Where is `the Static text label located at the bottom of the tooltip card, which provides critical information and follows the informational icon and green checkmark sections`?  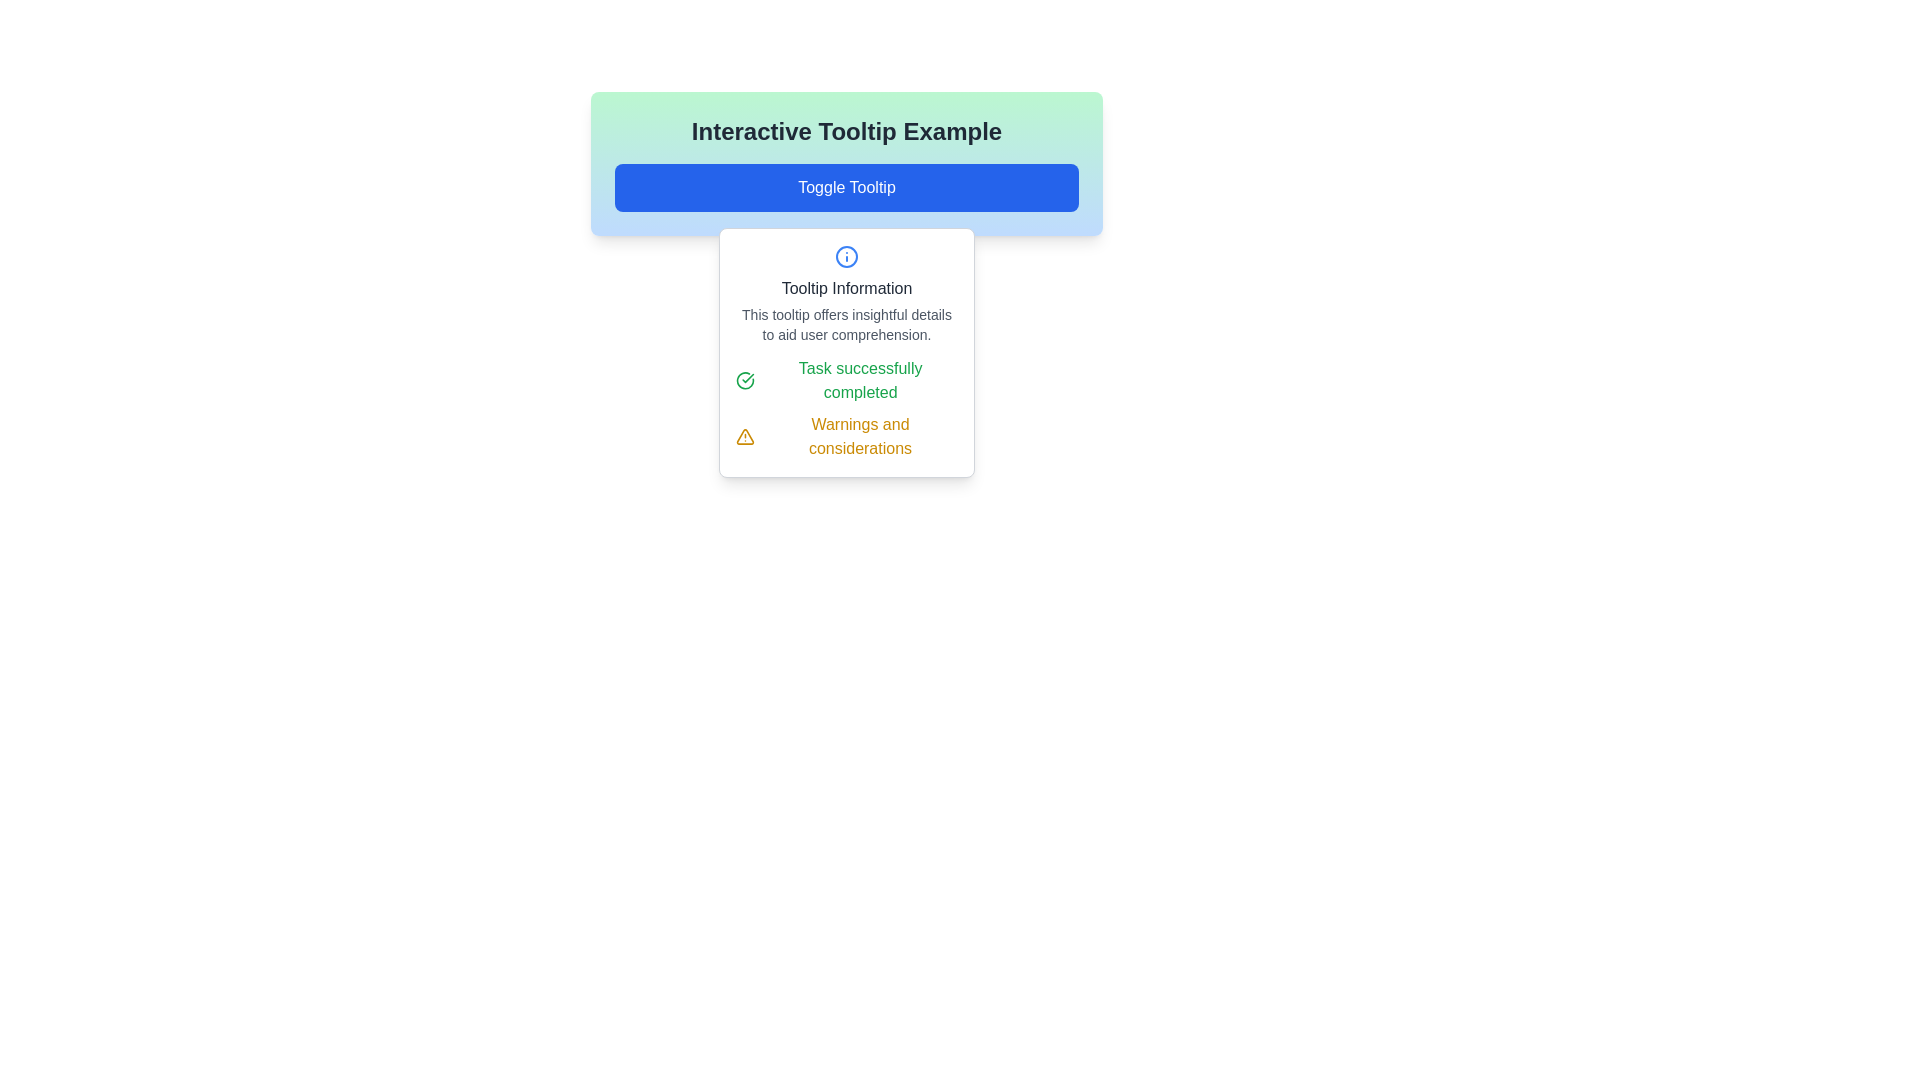
the Static text label located at the bottom of the tooltip card, which provides critical information and follows the informational icon and green checkmark sections is located at coordinates (860, 435).